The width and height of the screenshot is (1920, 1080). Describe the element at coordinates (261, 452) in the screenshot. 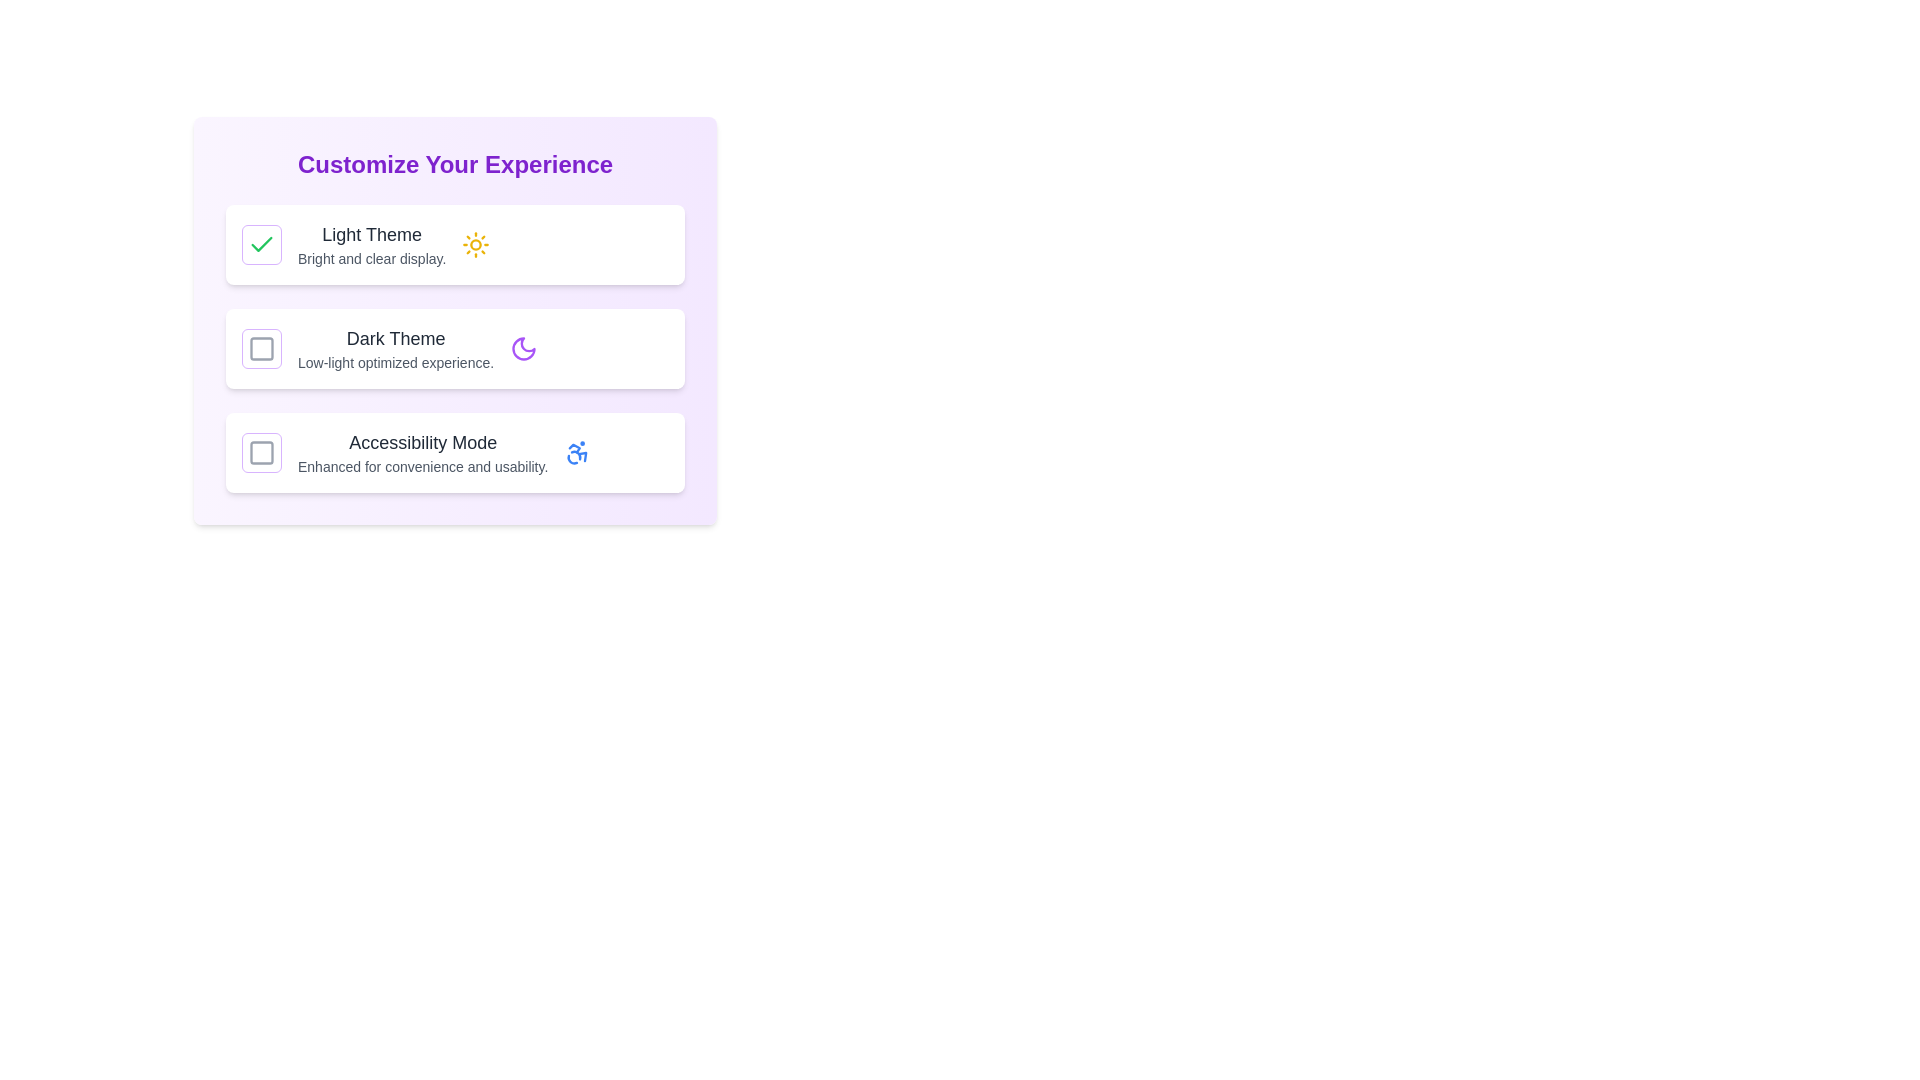

I see `the toggle button for 'Accessibility Mode'` at that location.